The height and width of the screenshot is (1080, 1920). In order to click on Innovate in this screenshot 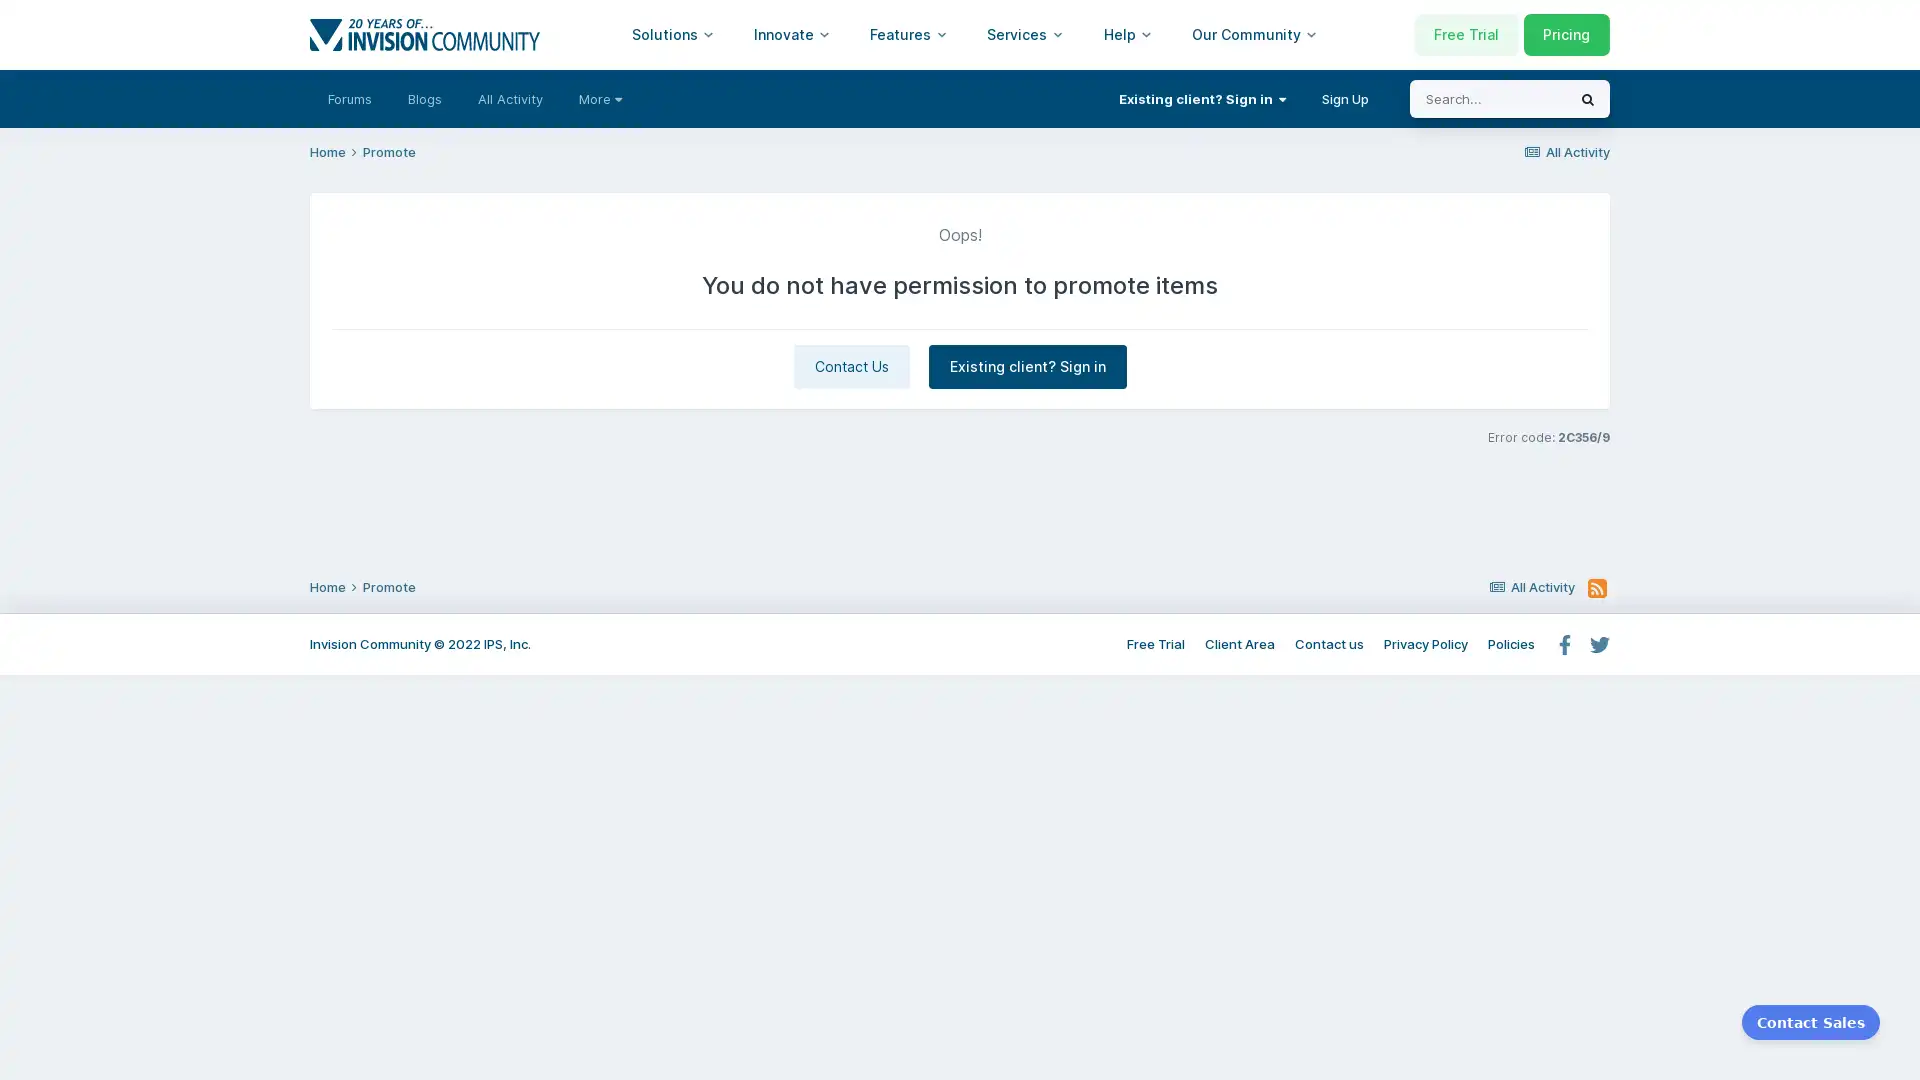, I will do `click(791, 34)`.